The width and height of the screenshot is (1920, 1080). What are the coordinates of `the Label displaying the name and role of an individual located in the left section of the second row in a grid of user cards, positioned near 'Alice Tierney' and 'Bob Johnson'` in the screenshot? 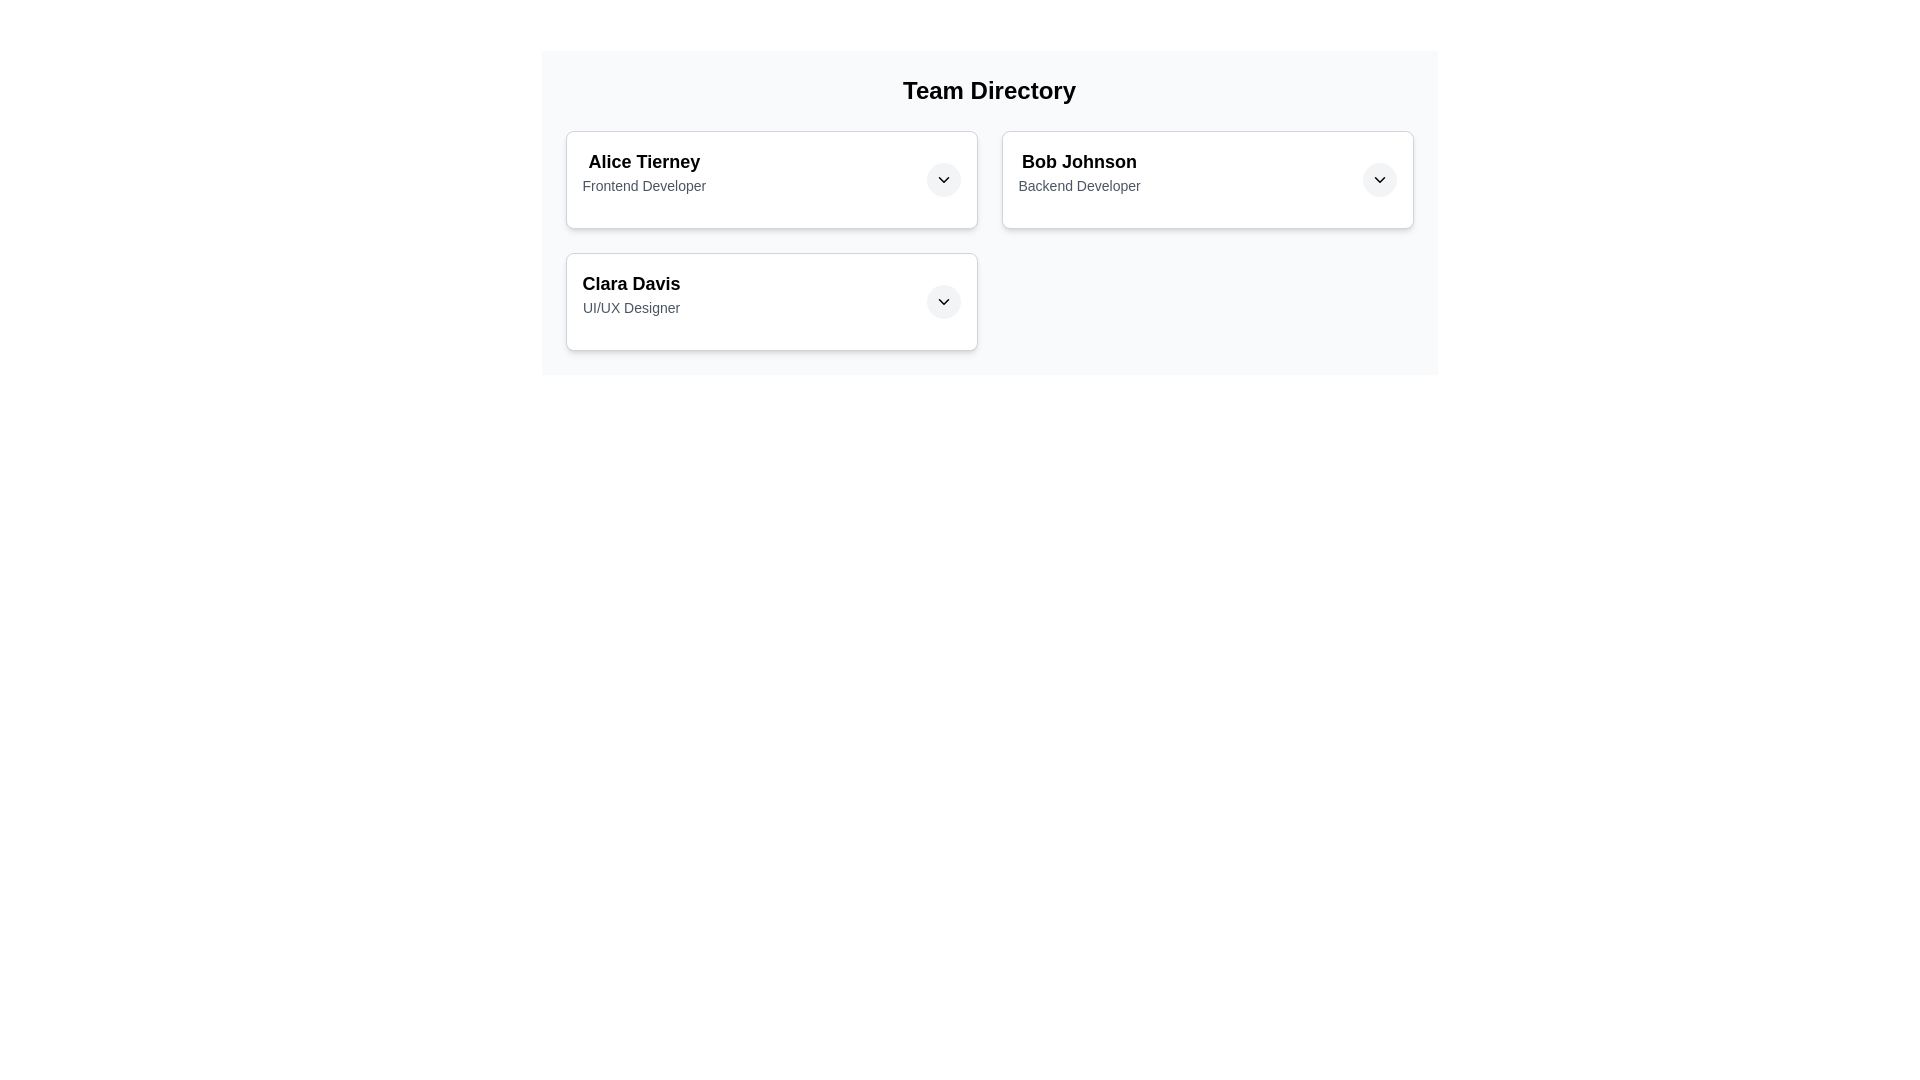 It's located at (630, 301).